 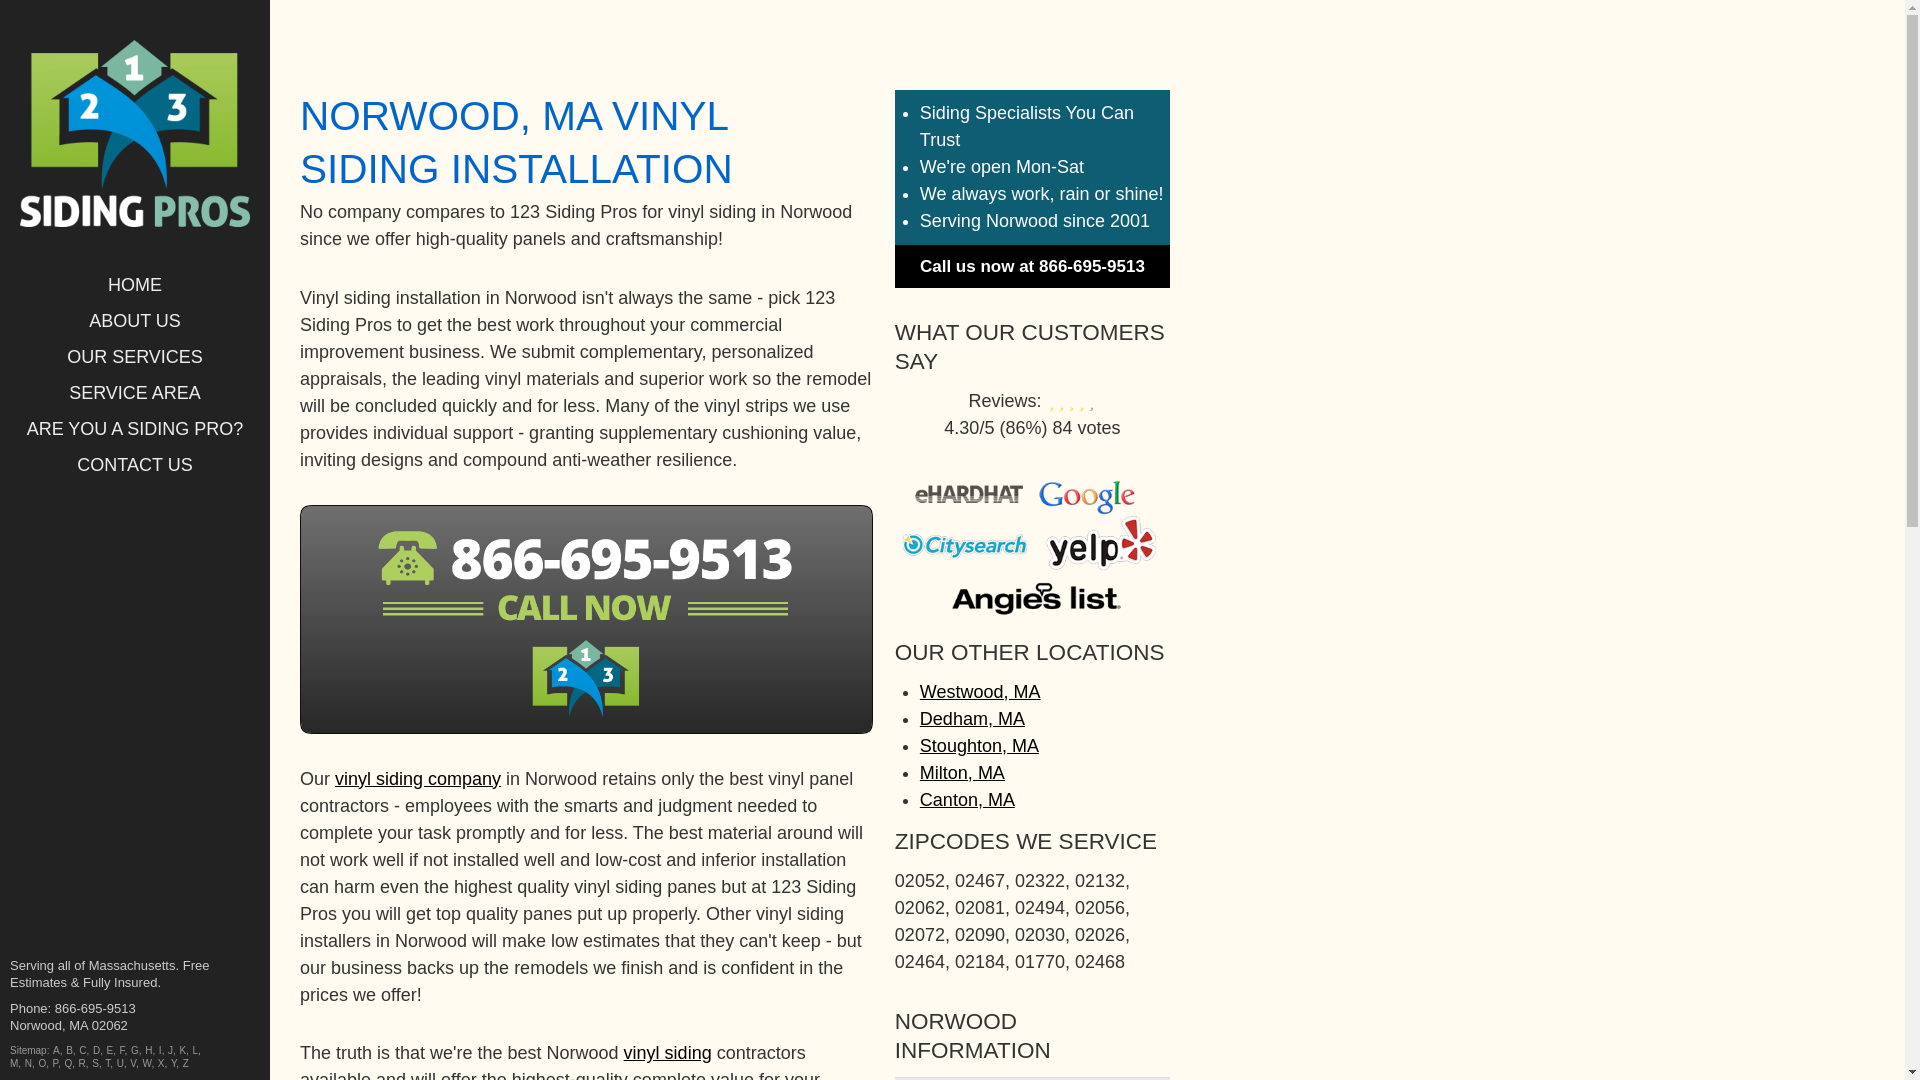 What do you see at coordinates (196, 1049) in the screenshot?
I see `'L'` at bounding box center [196, 1049].